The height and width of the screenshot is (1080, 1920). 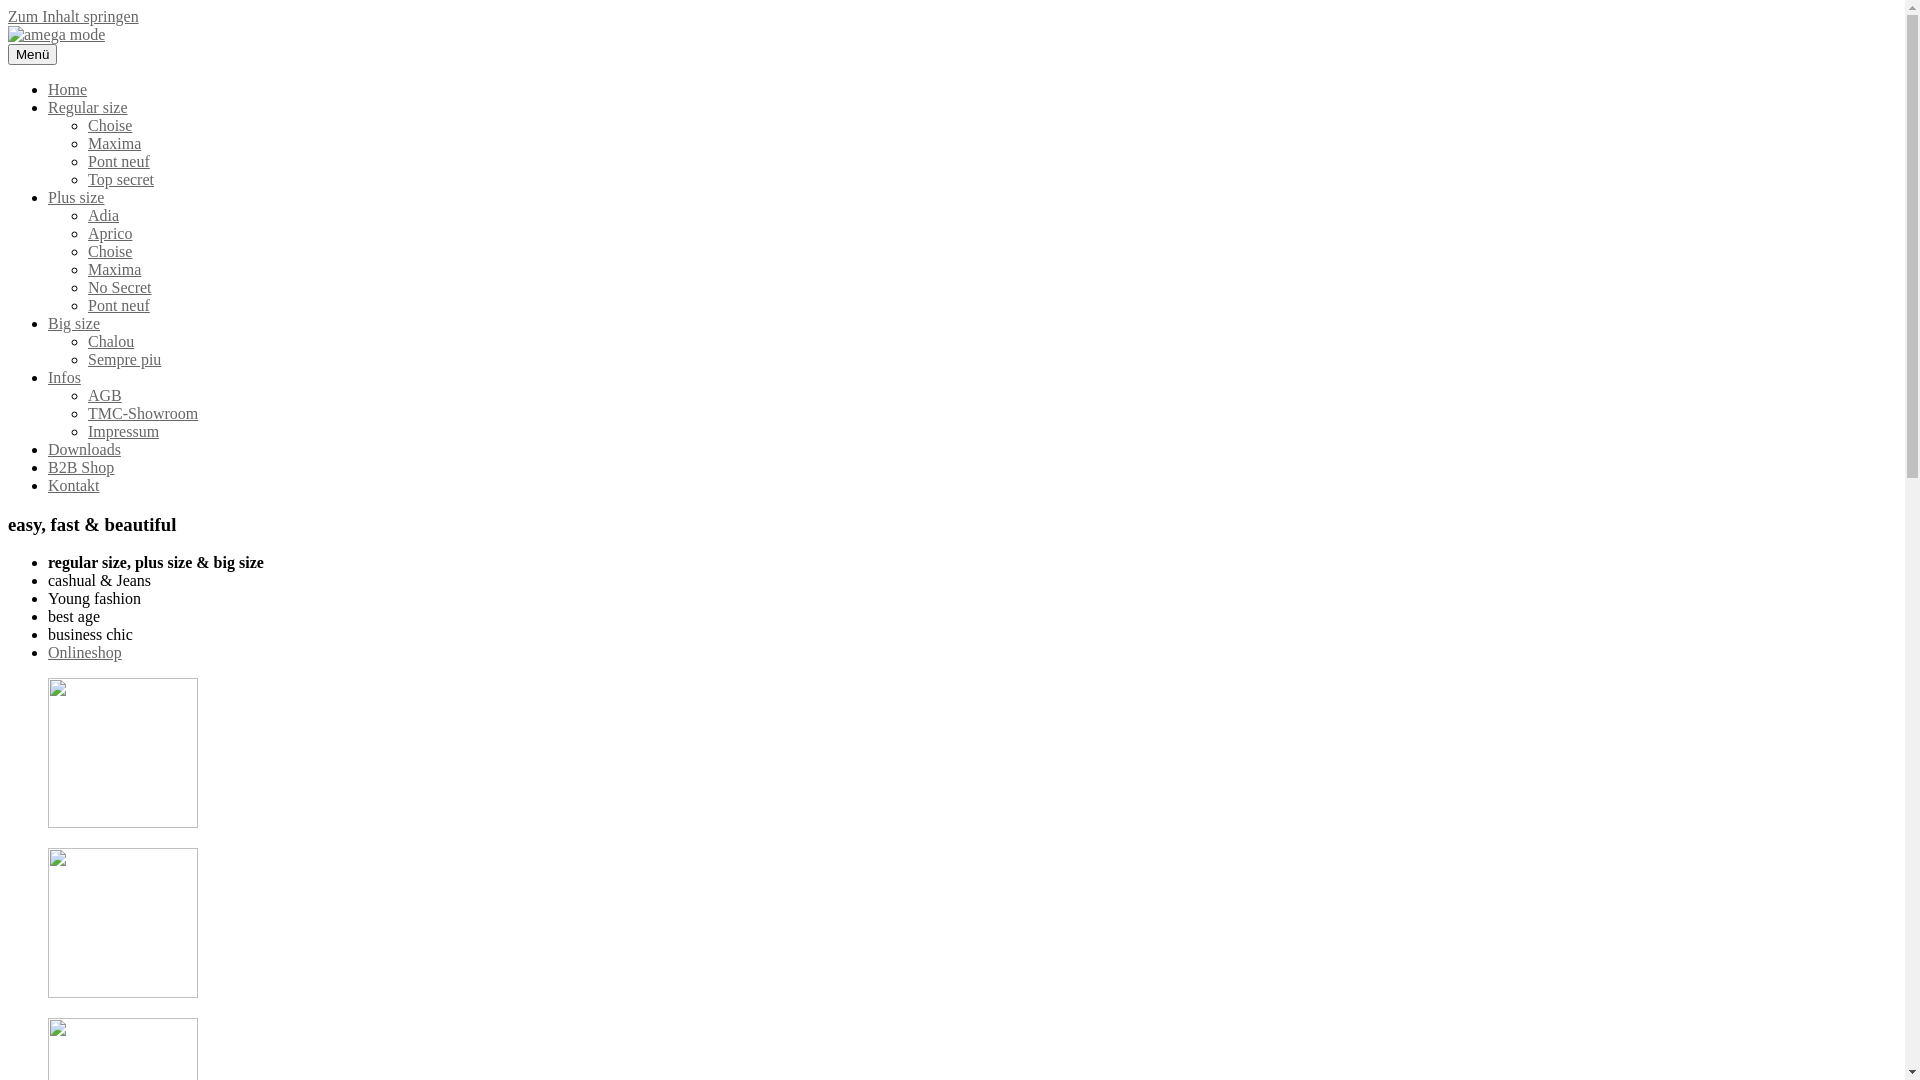 What do you see at coordinates (38, 67) in the screenshot?
I see `'amega ag'` at bounding box center [38, 67].